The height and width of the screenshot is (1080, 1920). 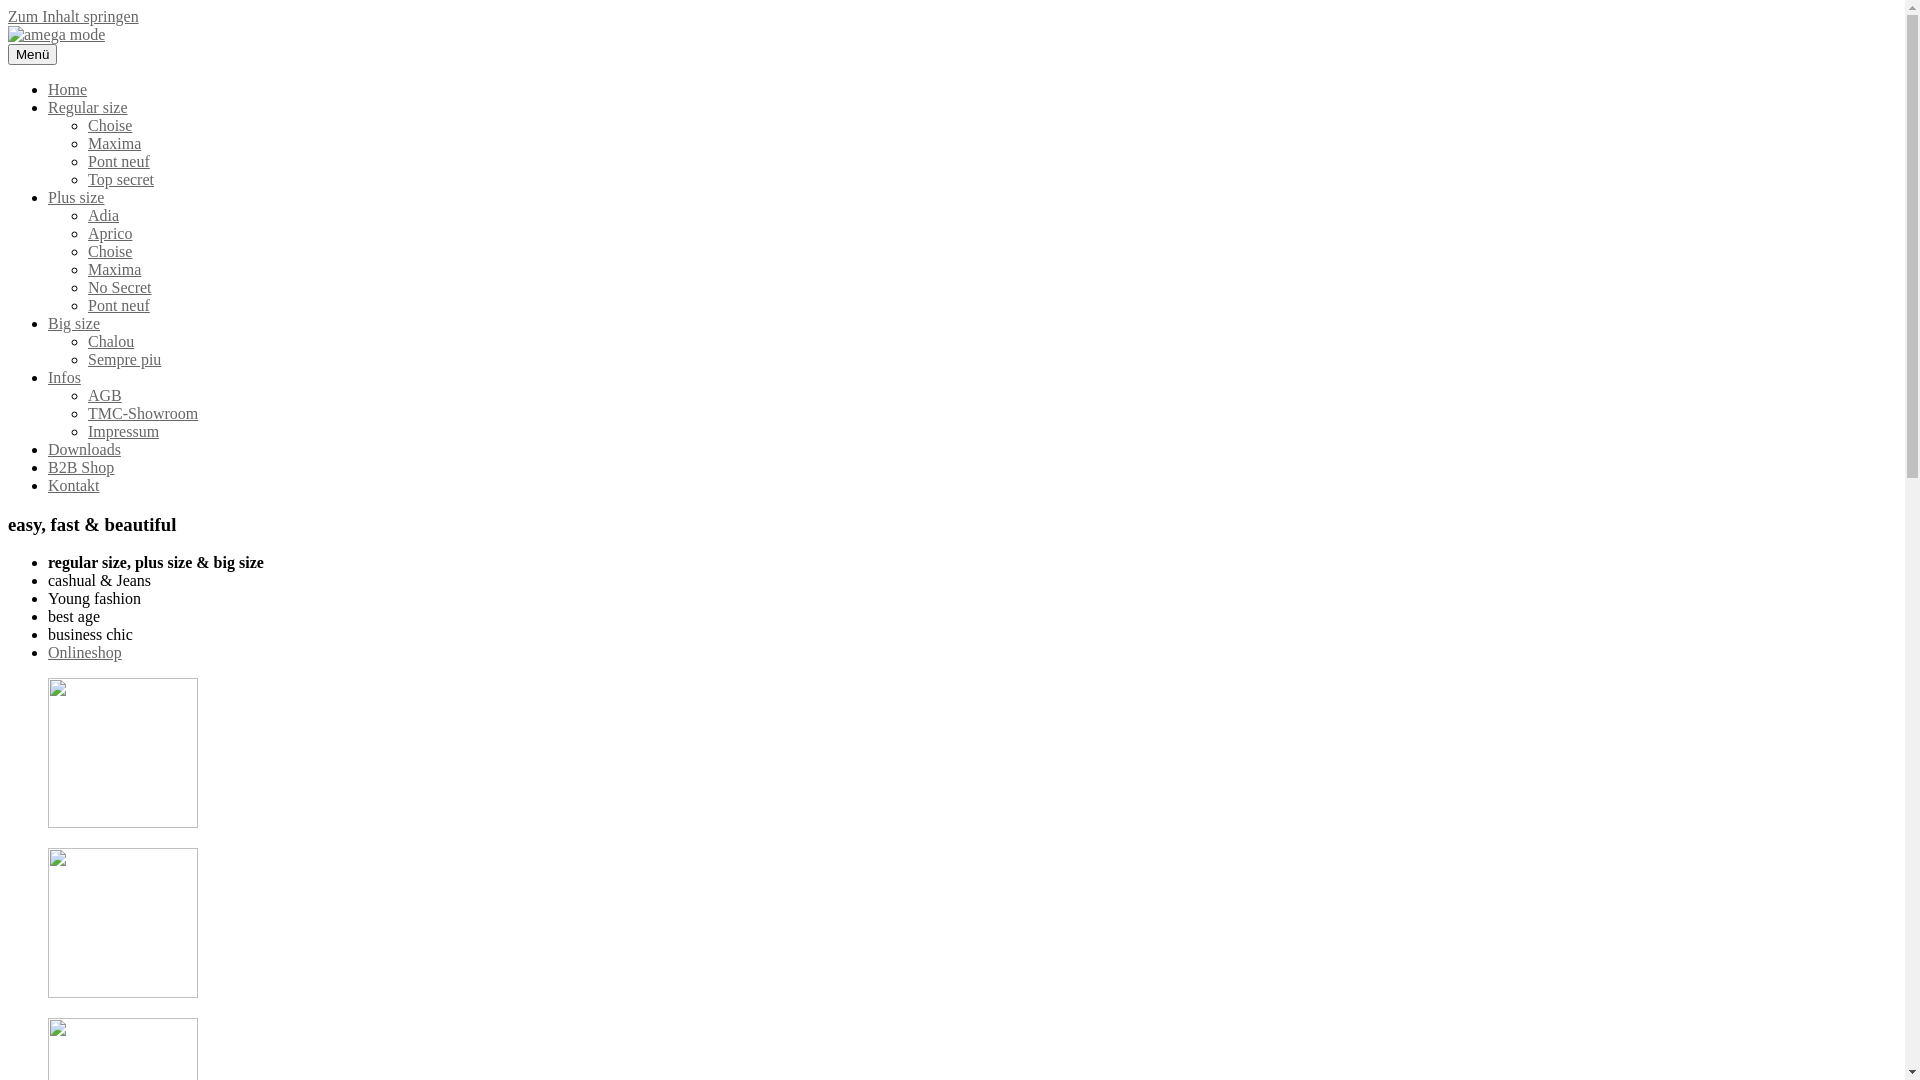 What do you see at coordinates (38, 67) in the screenshot?
I see `'amega ag'` at bounding box center [38, 67].